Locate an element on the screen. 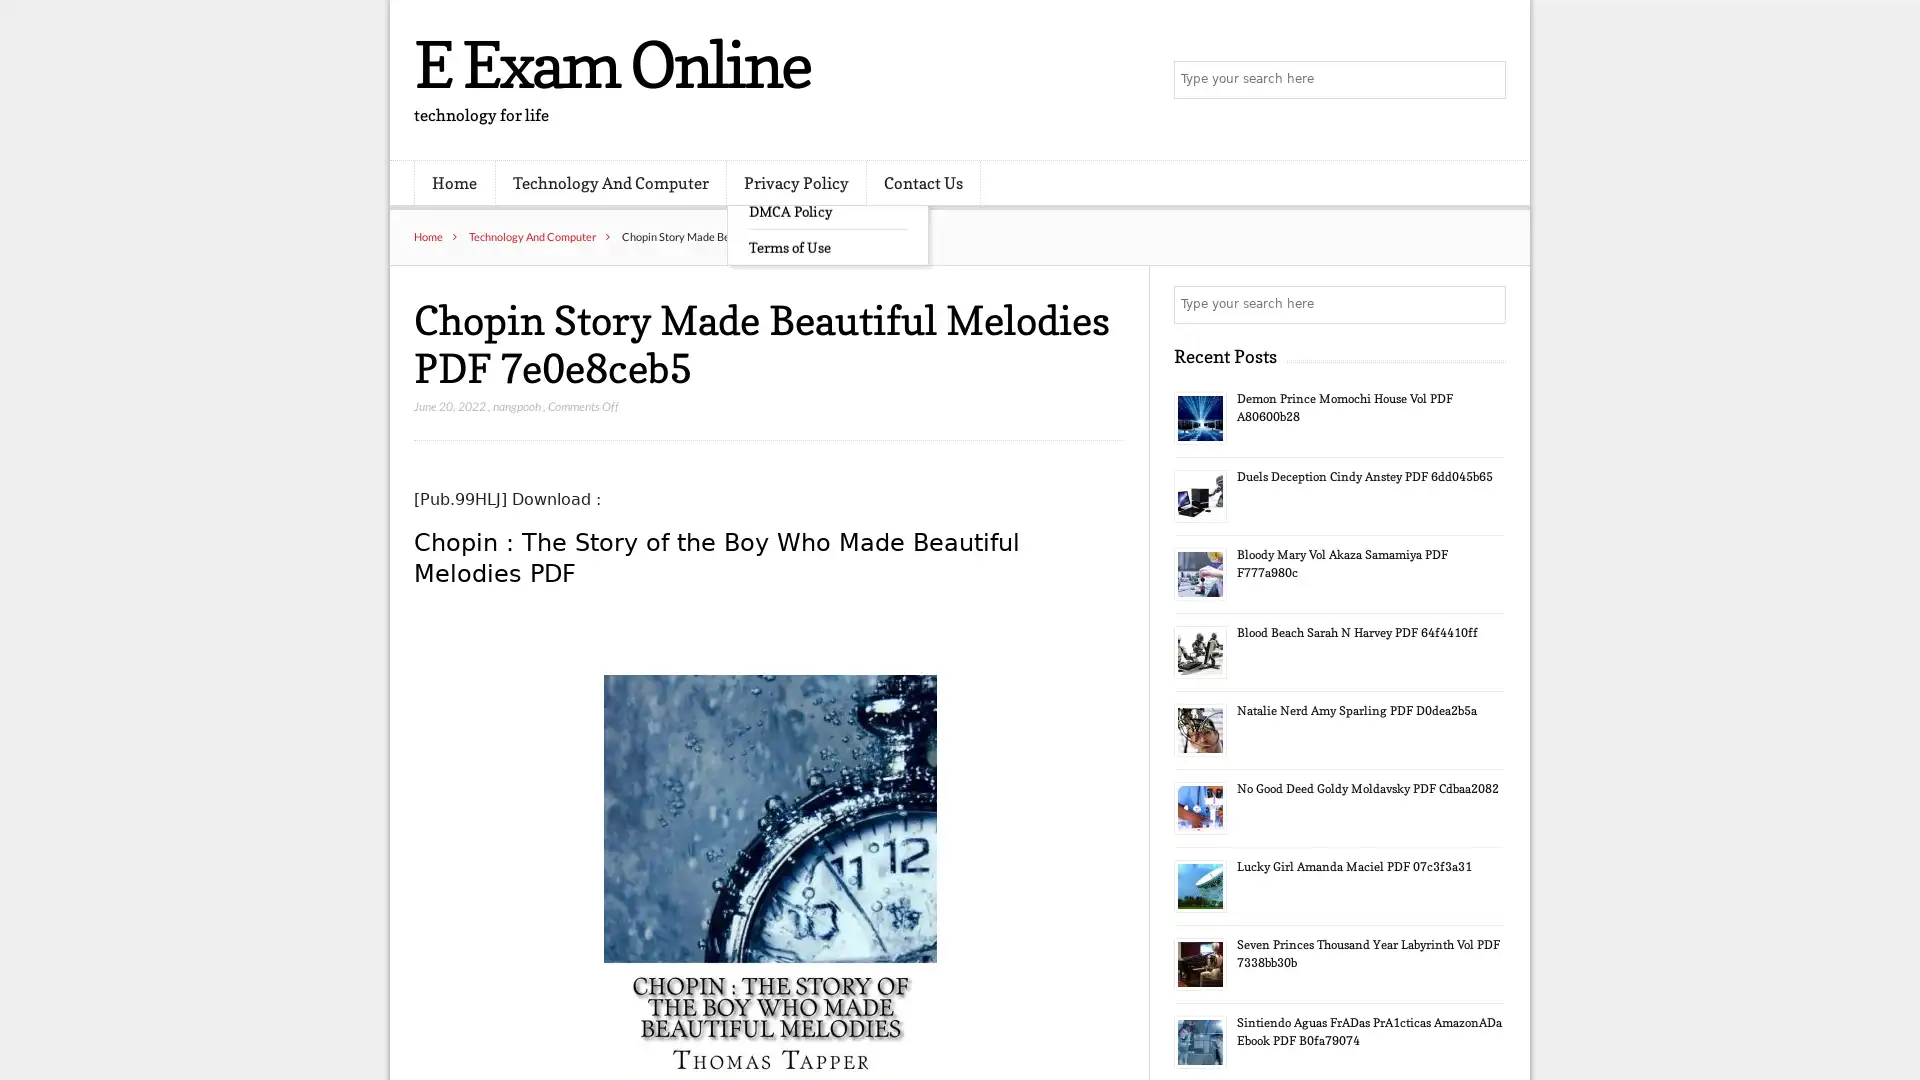 This screenshot has height=1080, width=1920. Search is located at coordinates (1485, 80).